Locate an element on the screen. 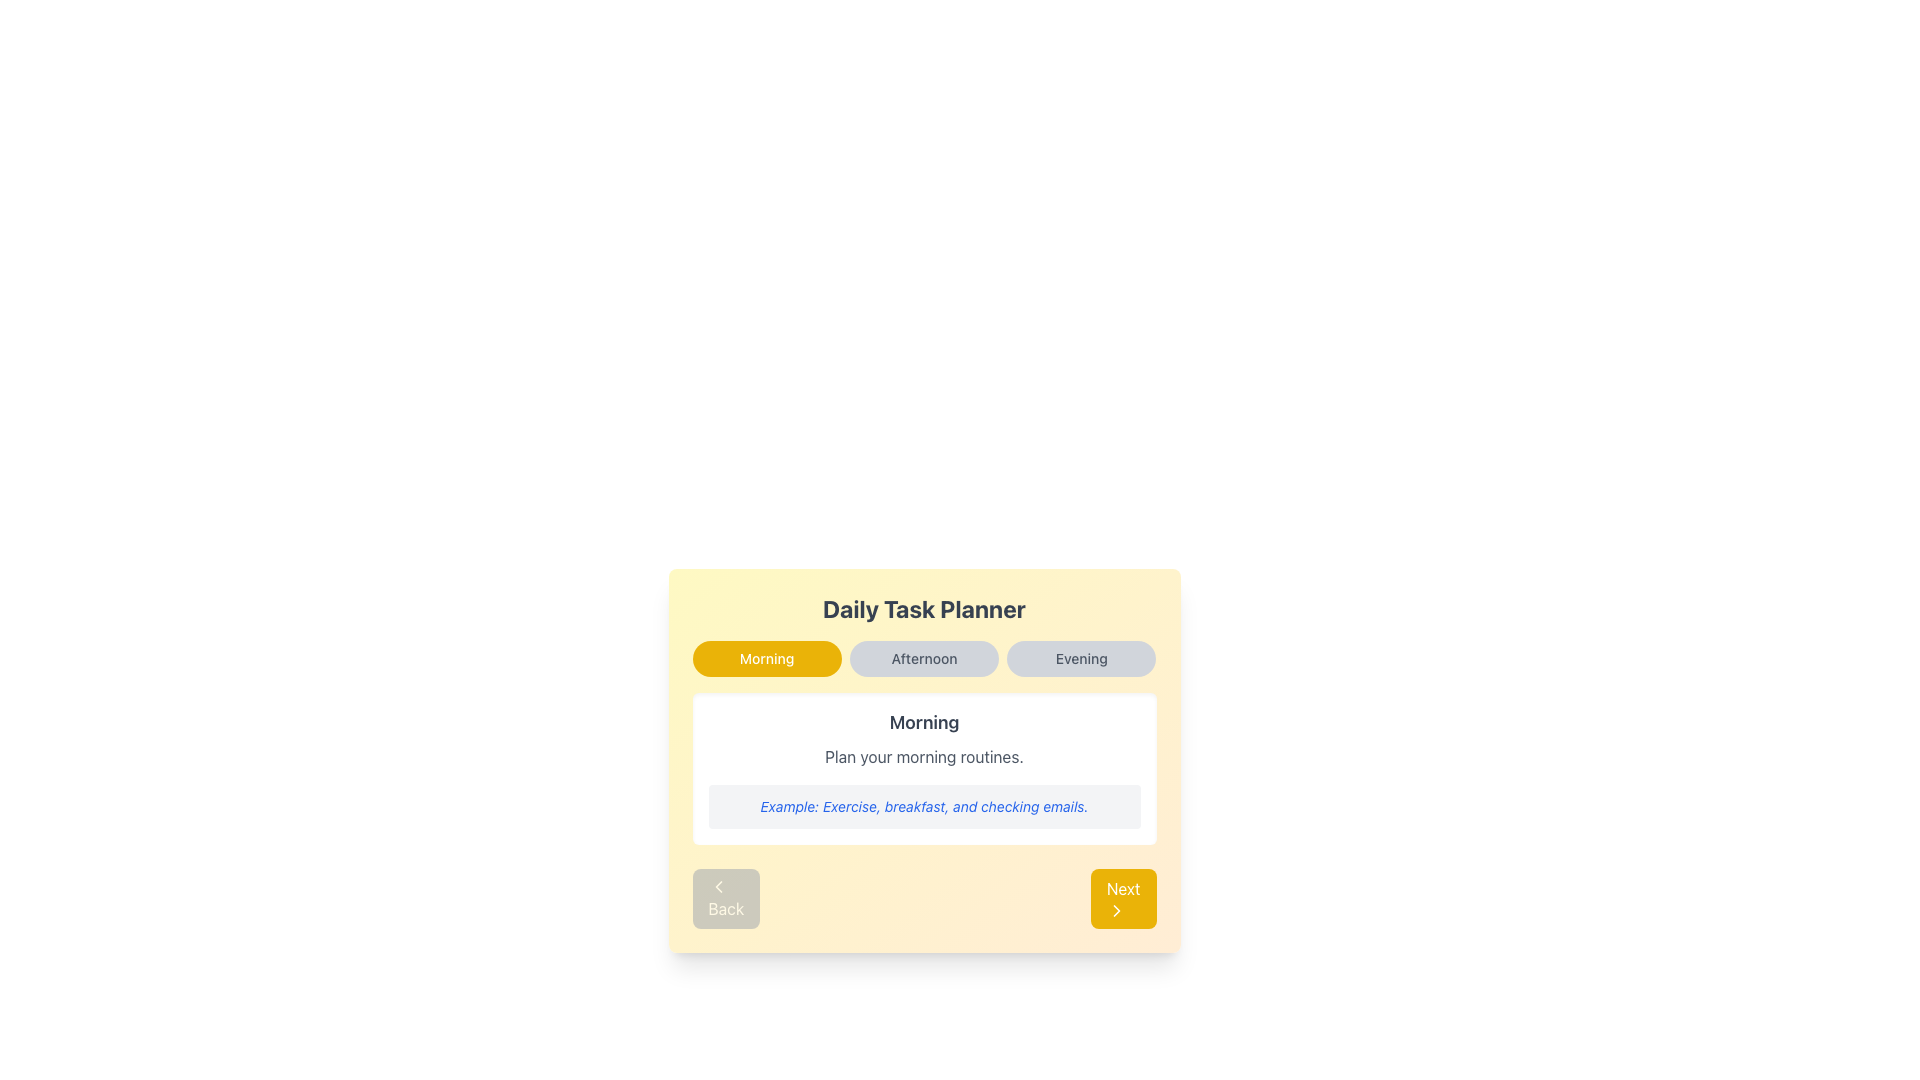 This screenshot has height=1080, width=1920. the 'Afternoon' button located in the top section of the card interface, positioned between the 'Morning' and 'Evening' buttons is located at coordinates (923, 659).